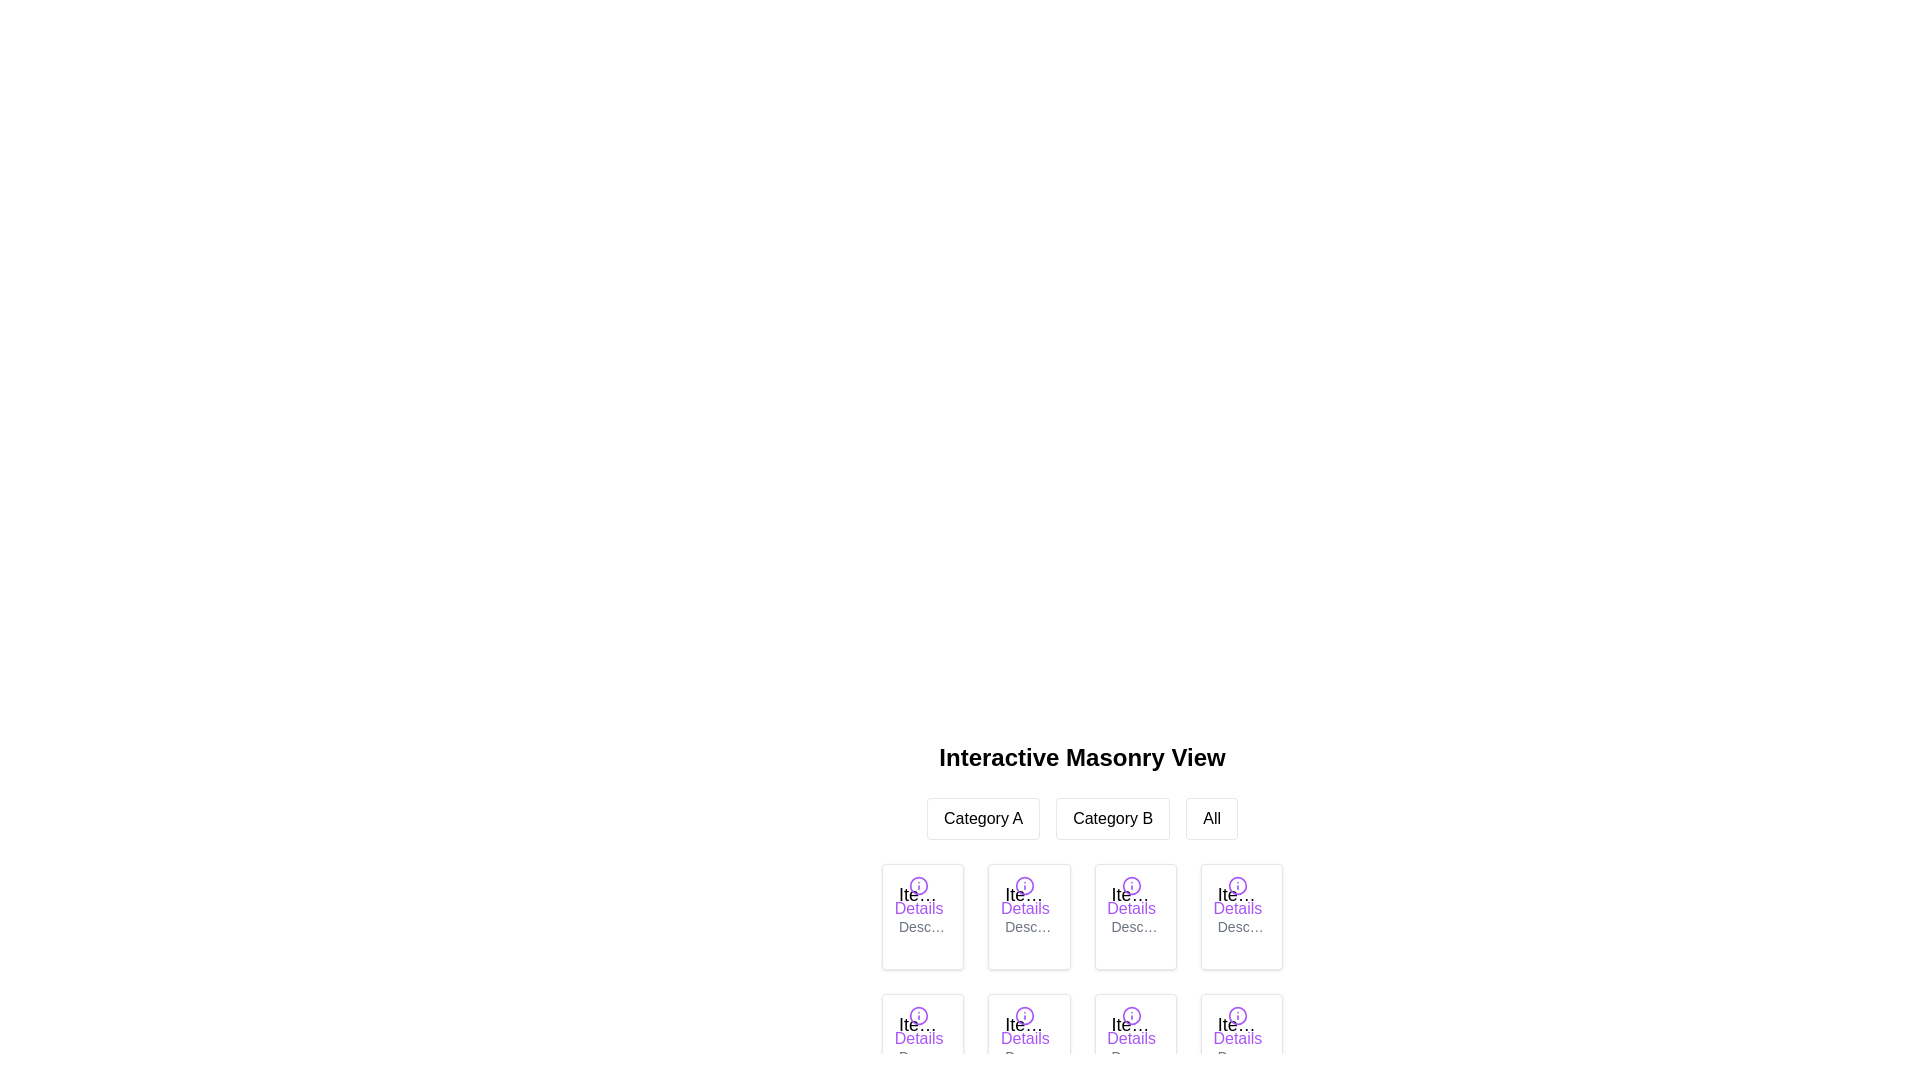 The height and width of the screenshot is (1080, 1920). Describe the element at coordinates (1236, 1015) in the screenshot. I see `the circular vector graphic within the SVG image element, located in the bottom-right area of the 'Interactive Masonry View' layout, which is part of the icon for the last card in the second row of items` at that location.